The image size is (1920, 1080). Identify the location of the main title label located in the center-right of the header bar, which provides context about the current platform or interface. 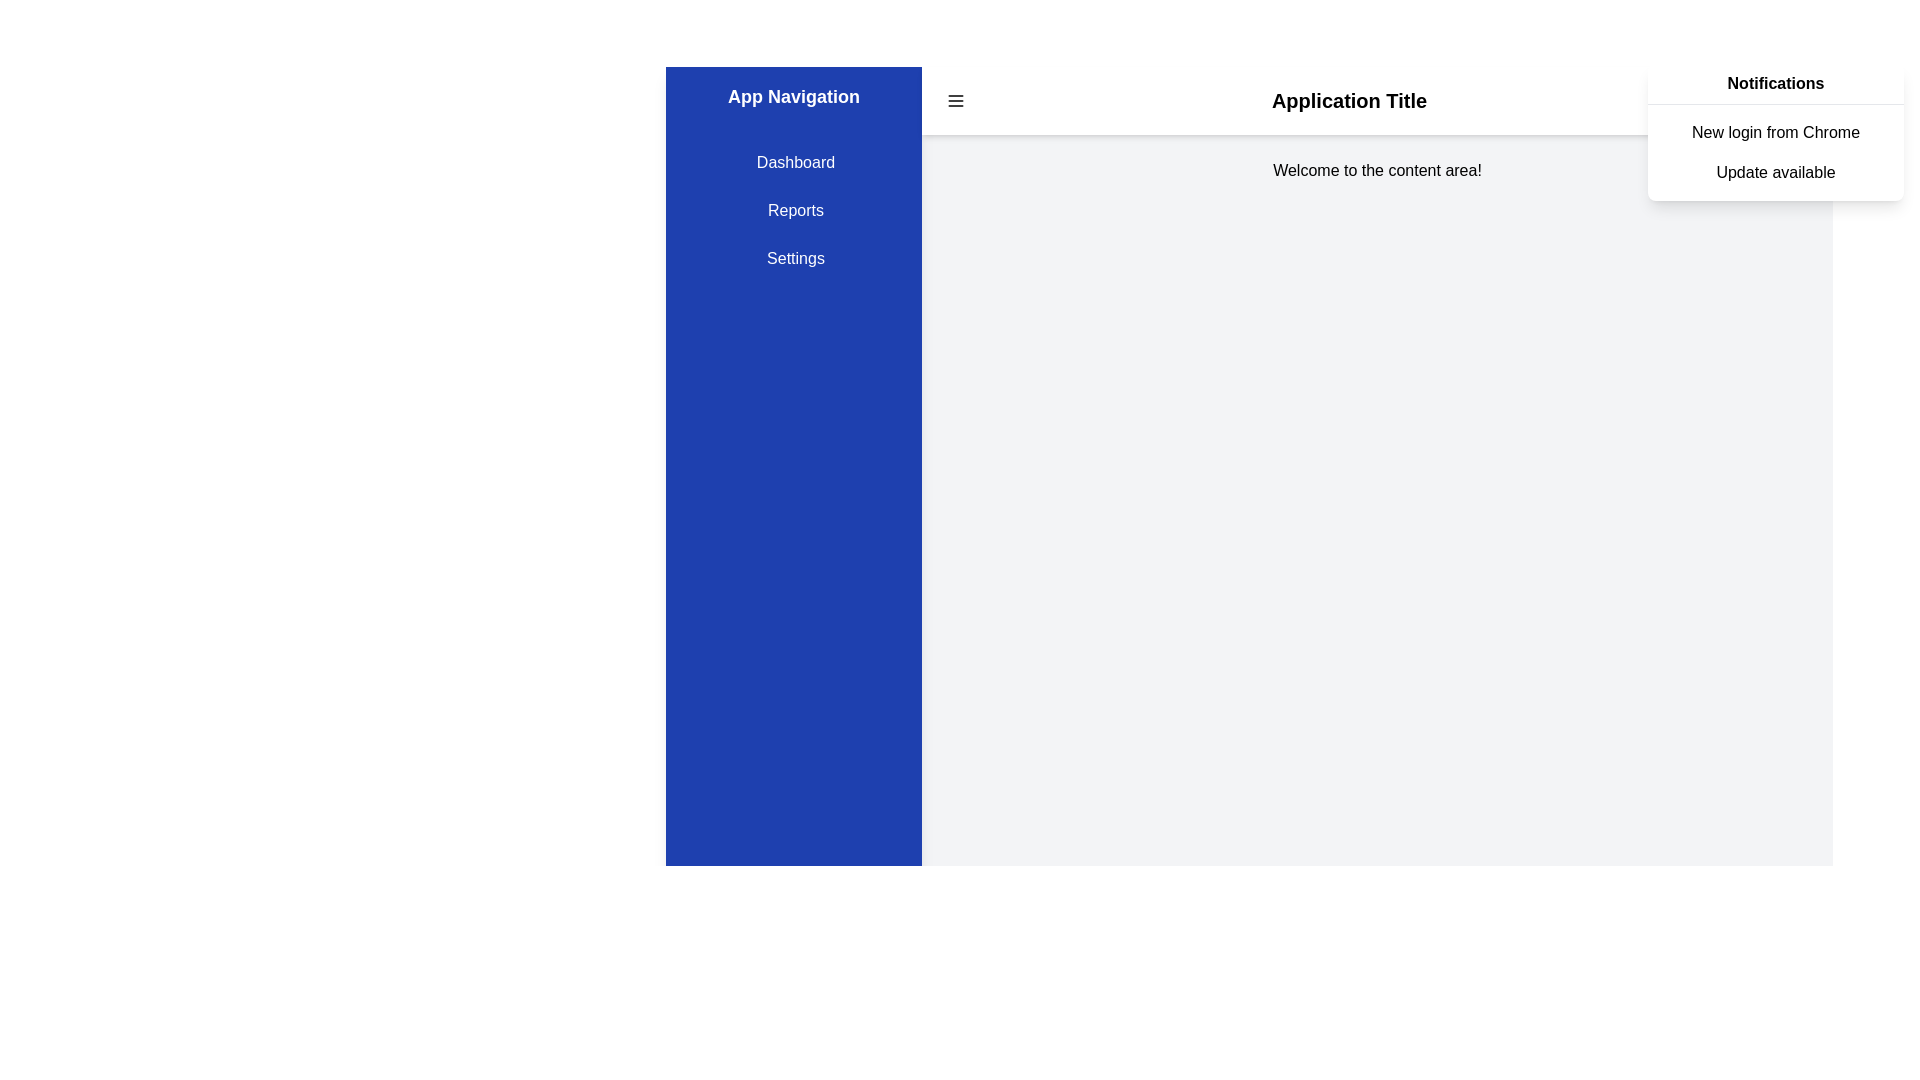
(1349, 100).